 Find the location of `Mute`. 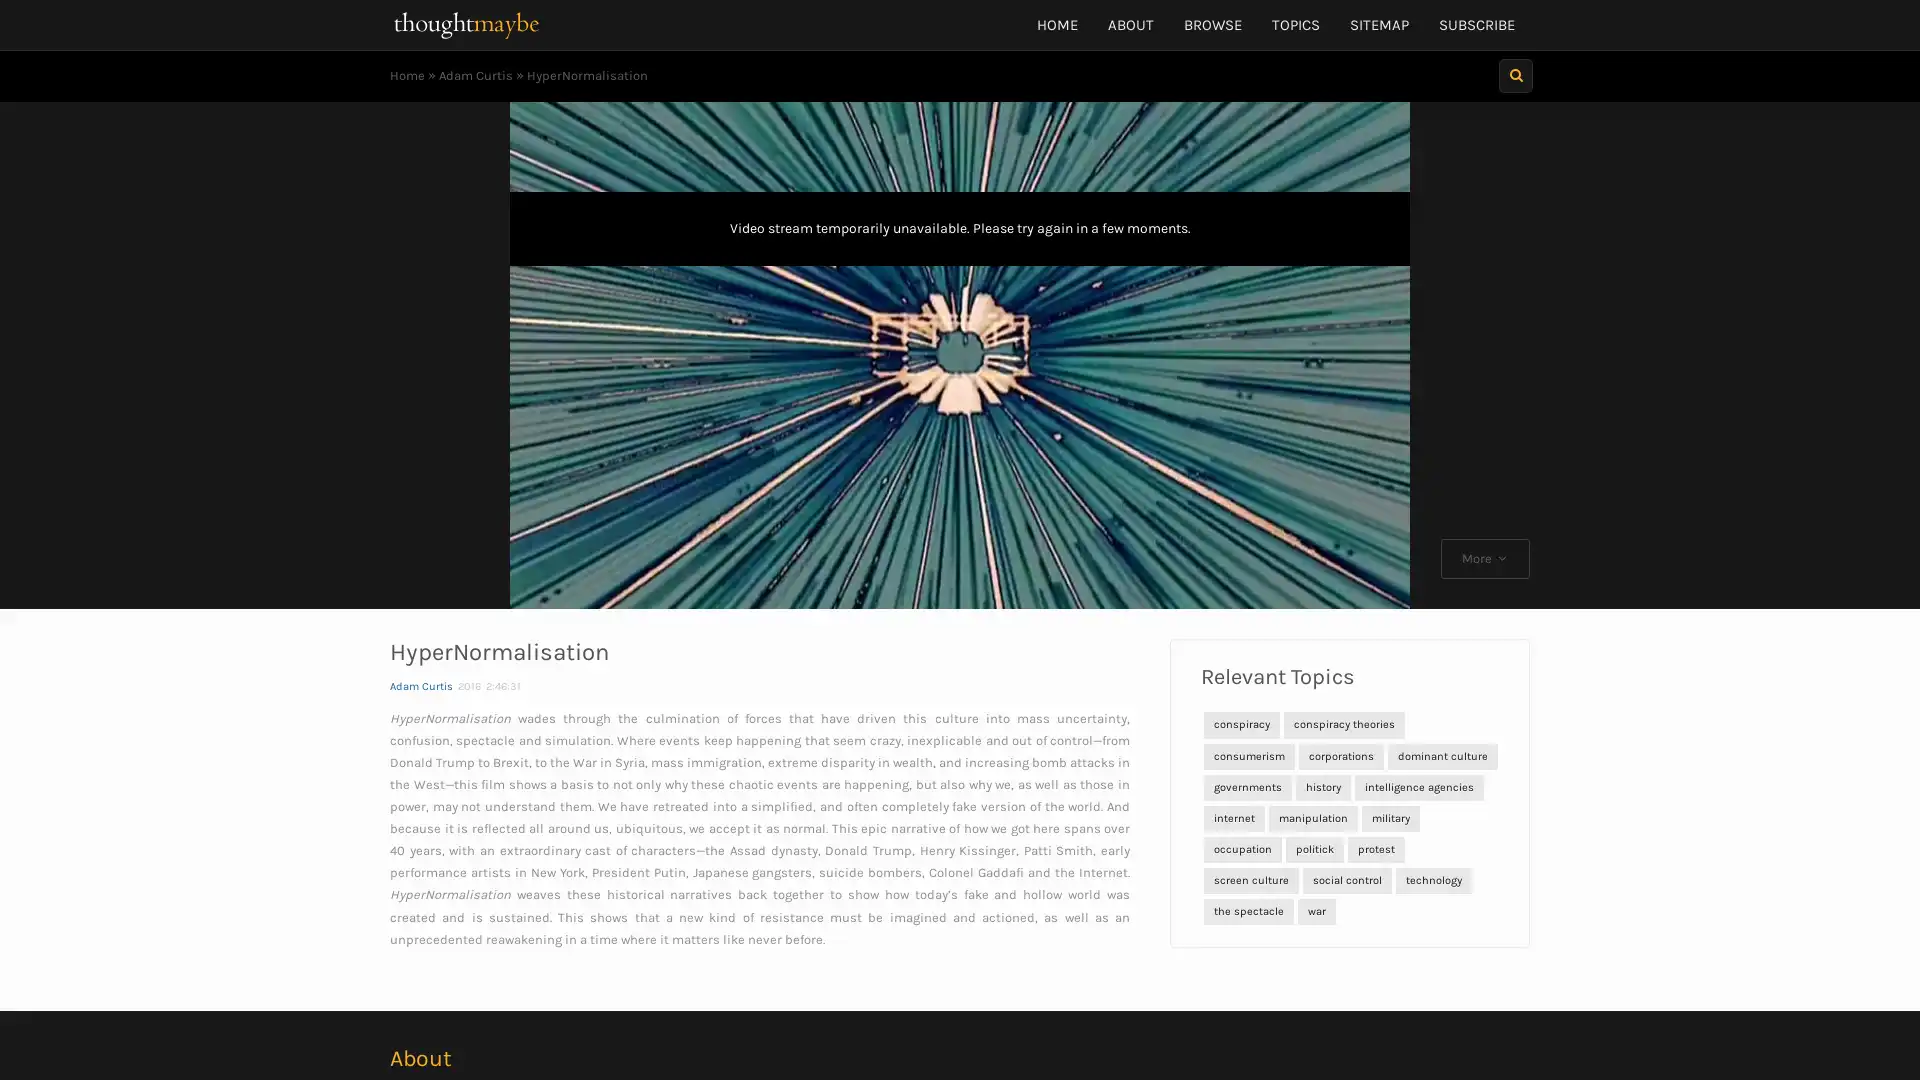

Mute is located at coordinates (1352, 588).